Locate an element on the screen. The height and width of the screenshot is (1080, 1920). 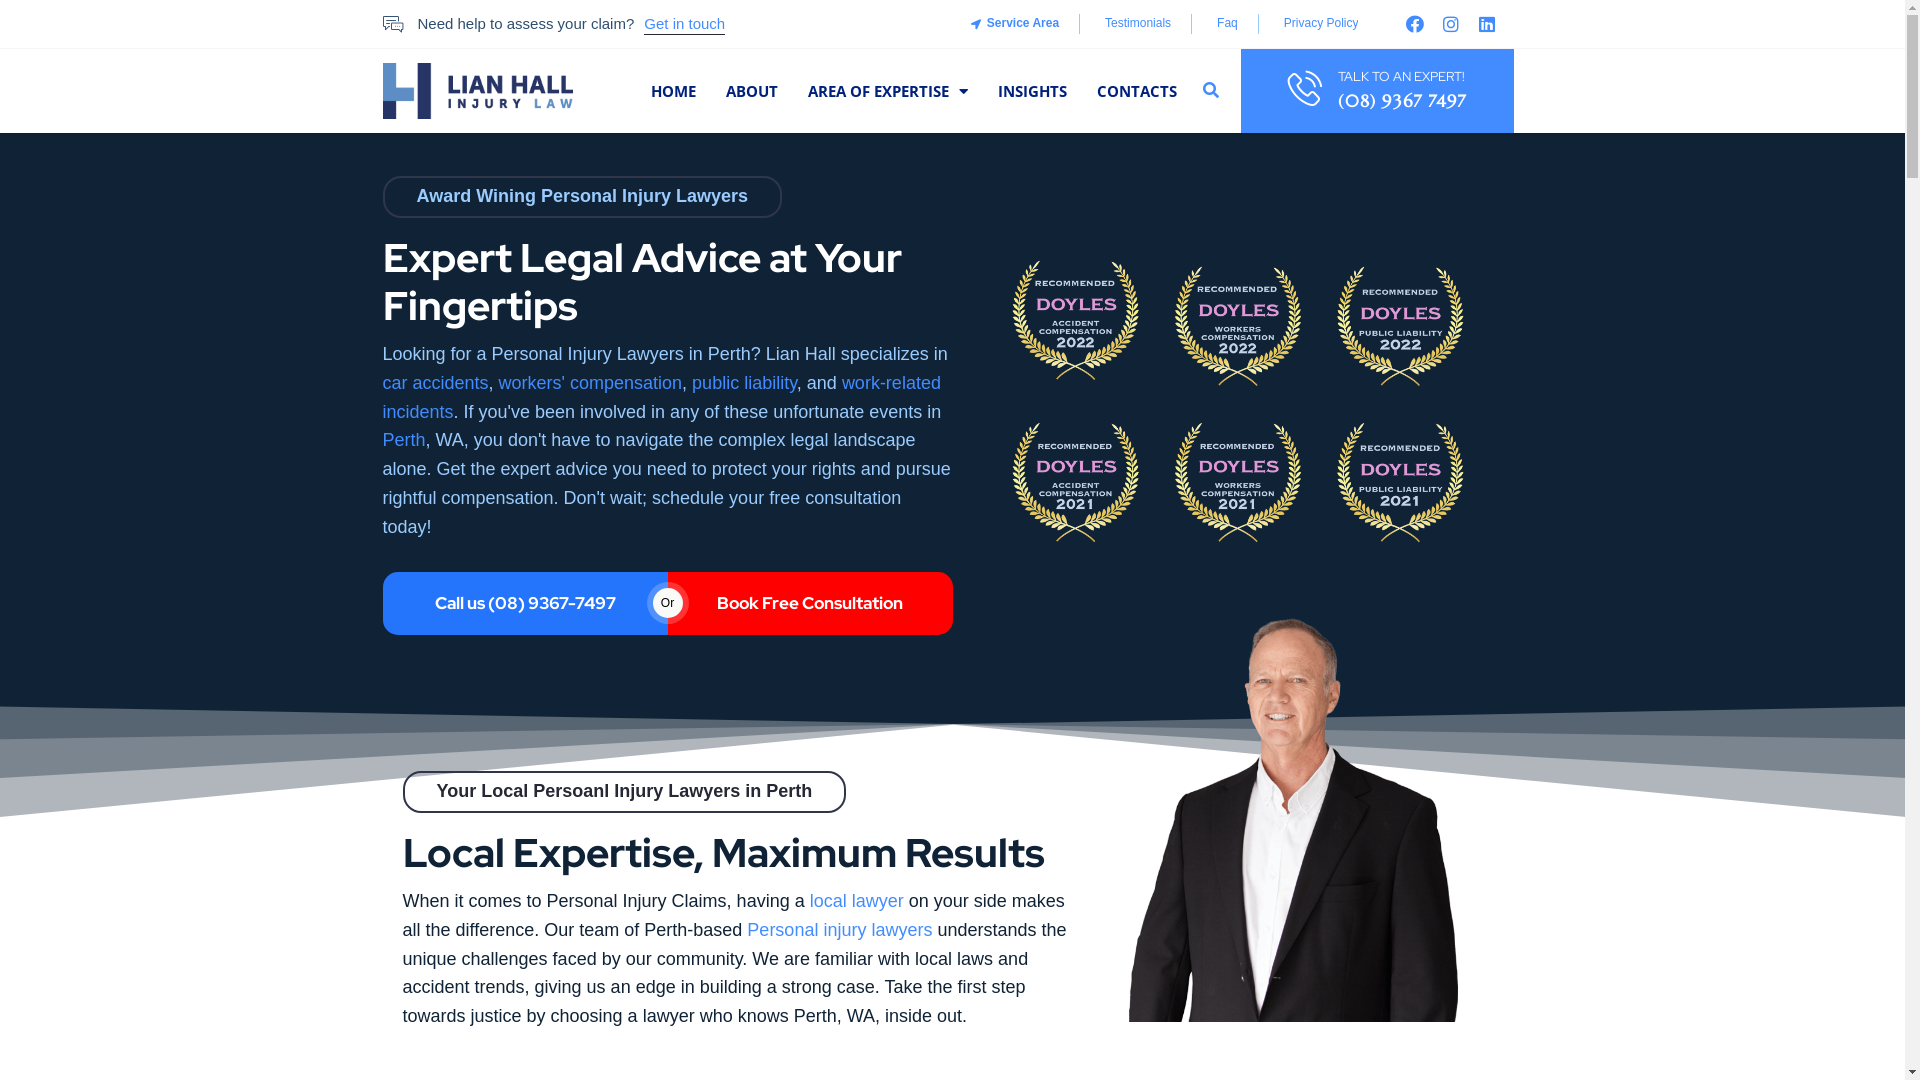
'AREA OF EXPERTISE' is located at coordinates (887, 91).